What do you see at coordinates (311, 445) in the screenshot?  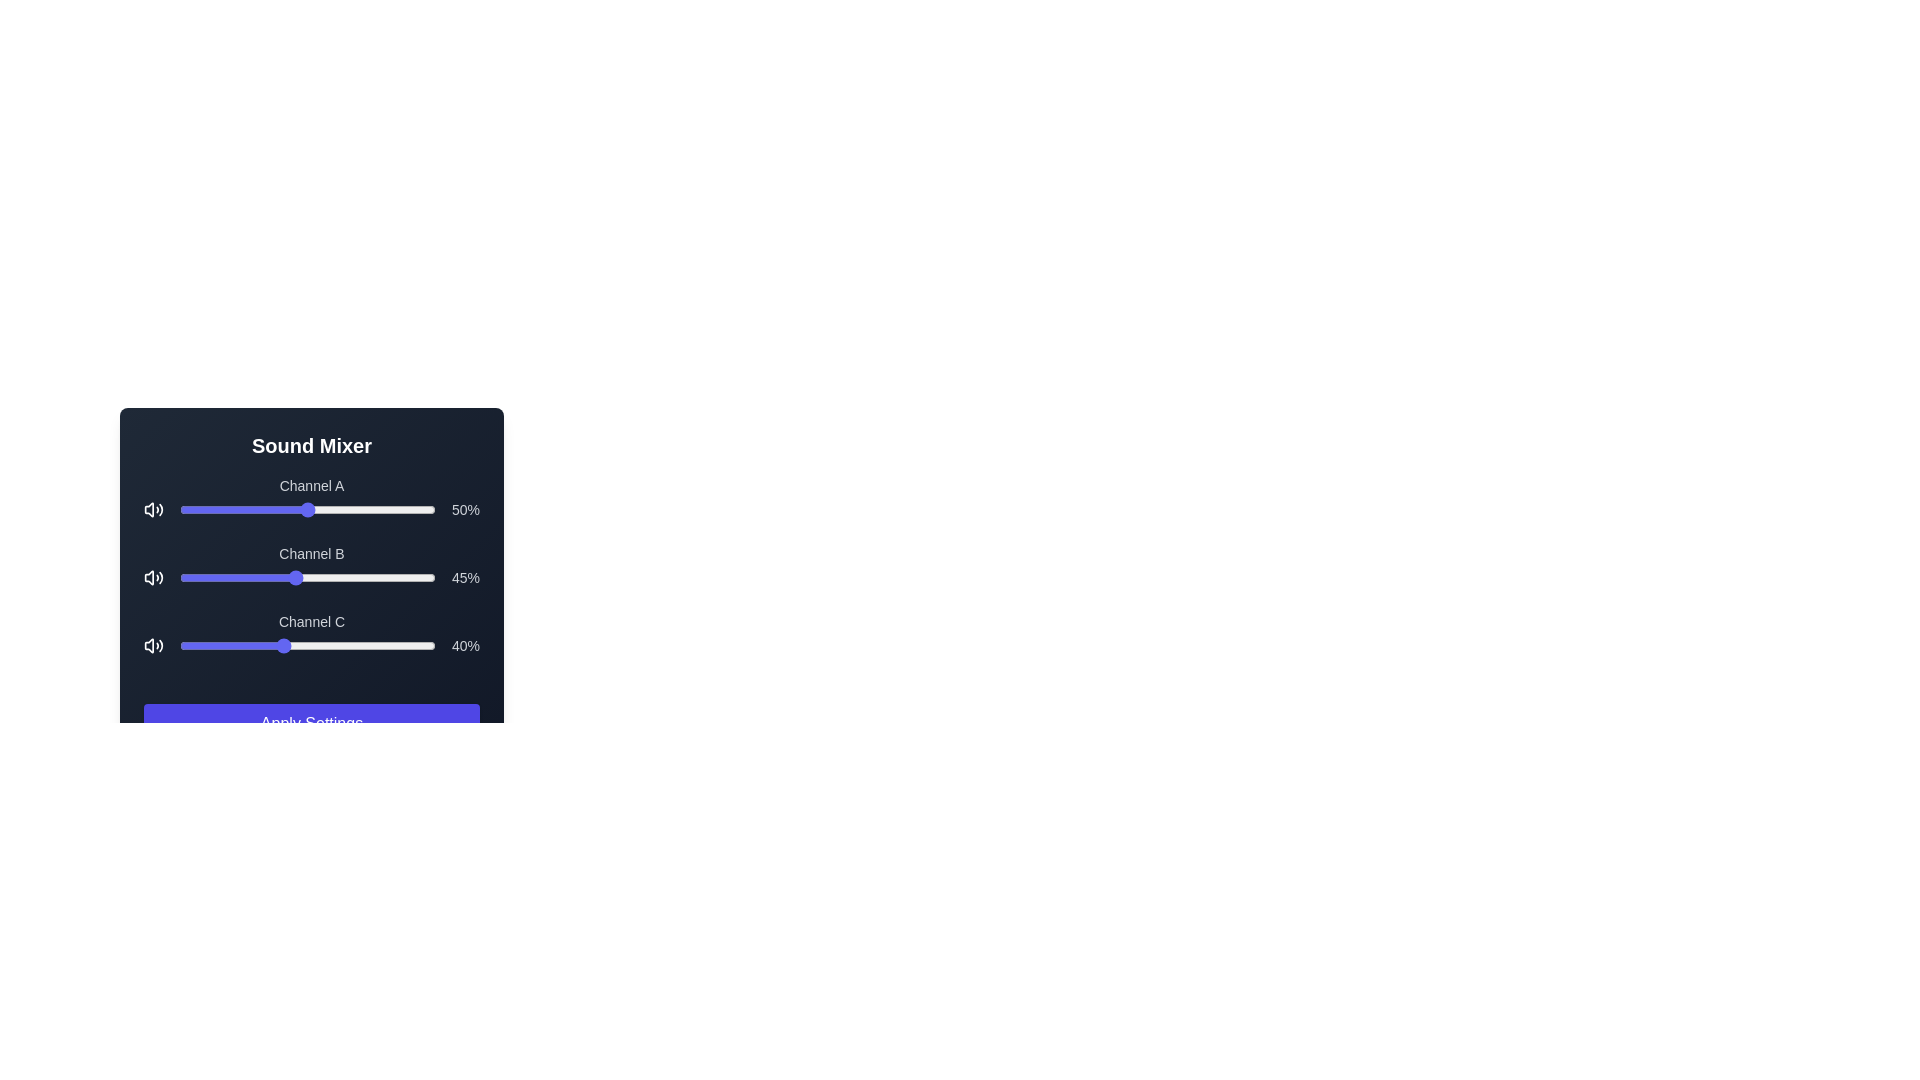 I see `the 'Sound Mixer' static label, which displays bold white text on a dark gray background at the top of the panel containing channel sliders` at bounding box center [311, 445].